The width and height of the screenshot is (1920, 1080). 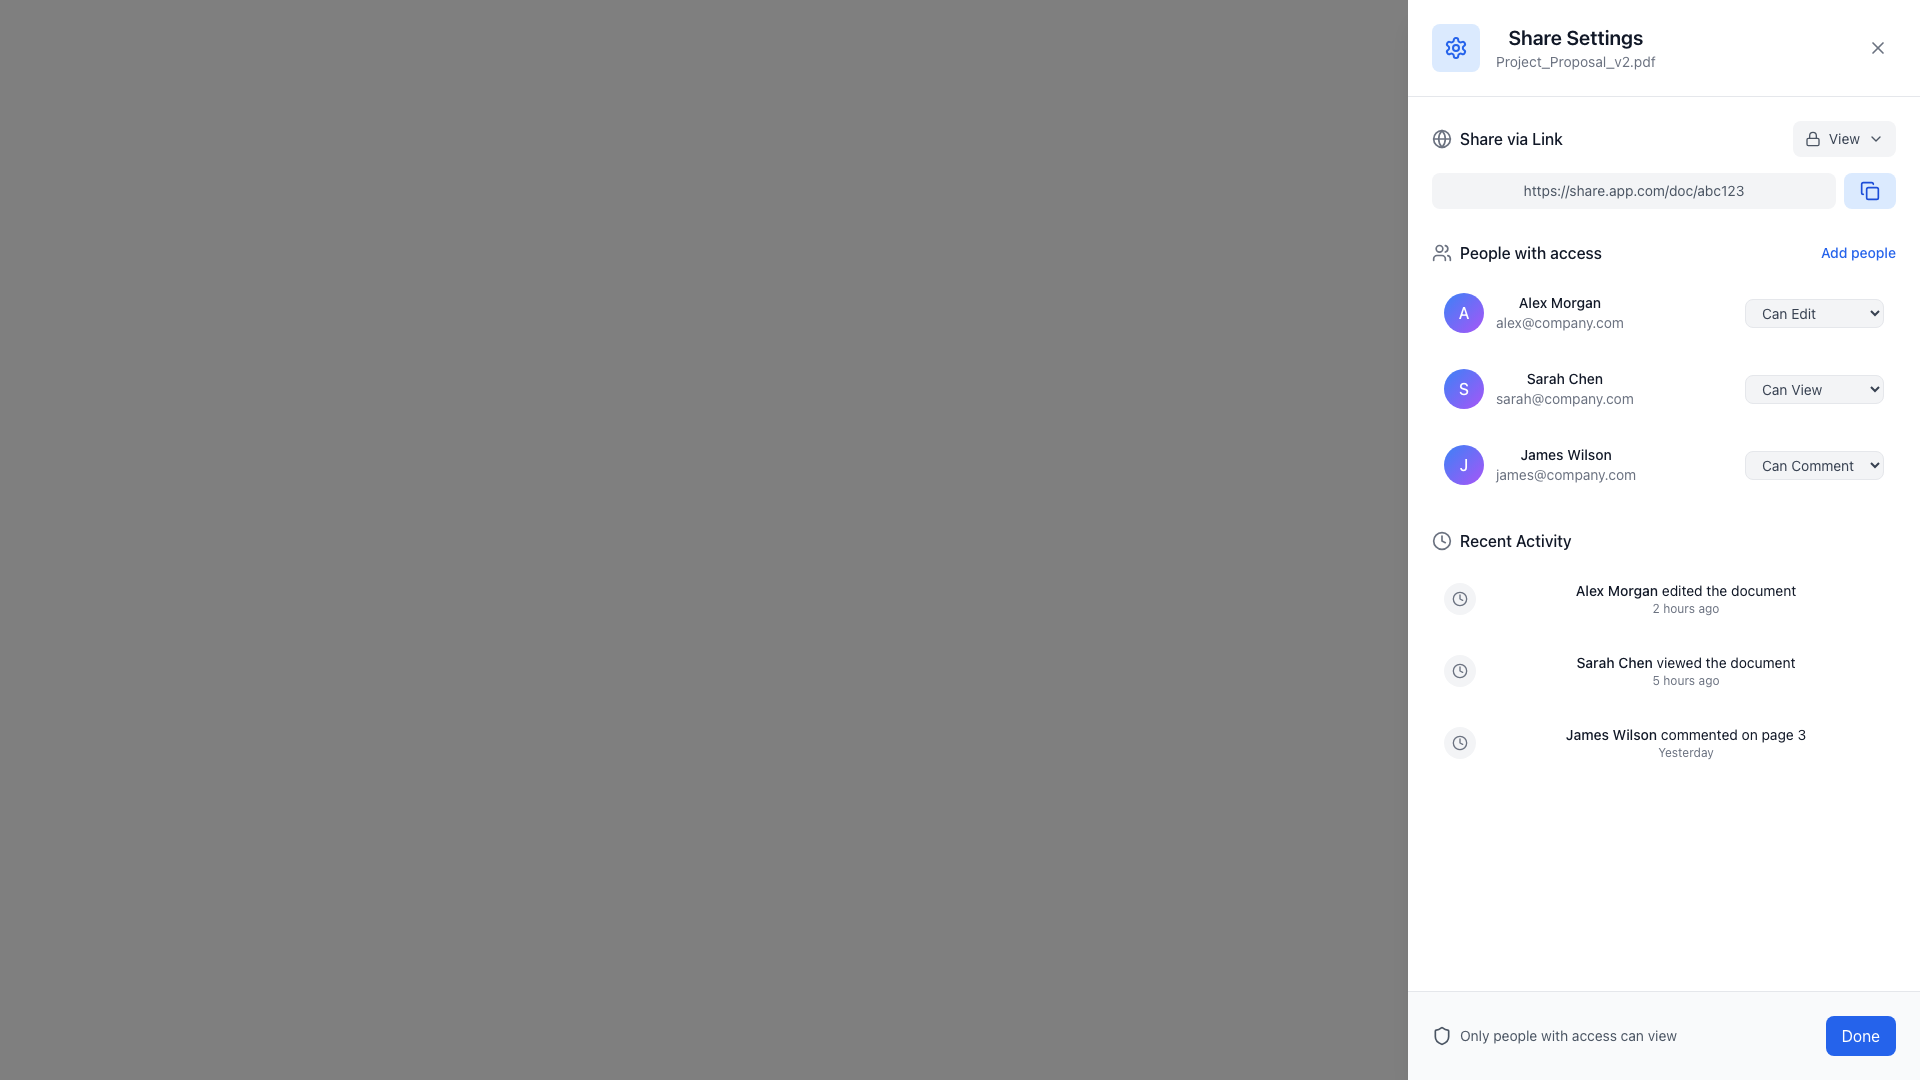 I want to click on the decorative circular component of the clock icon located, so click(x=1441, y=540).